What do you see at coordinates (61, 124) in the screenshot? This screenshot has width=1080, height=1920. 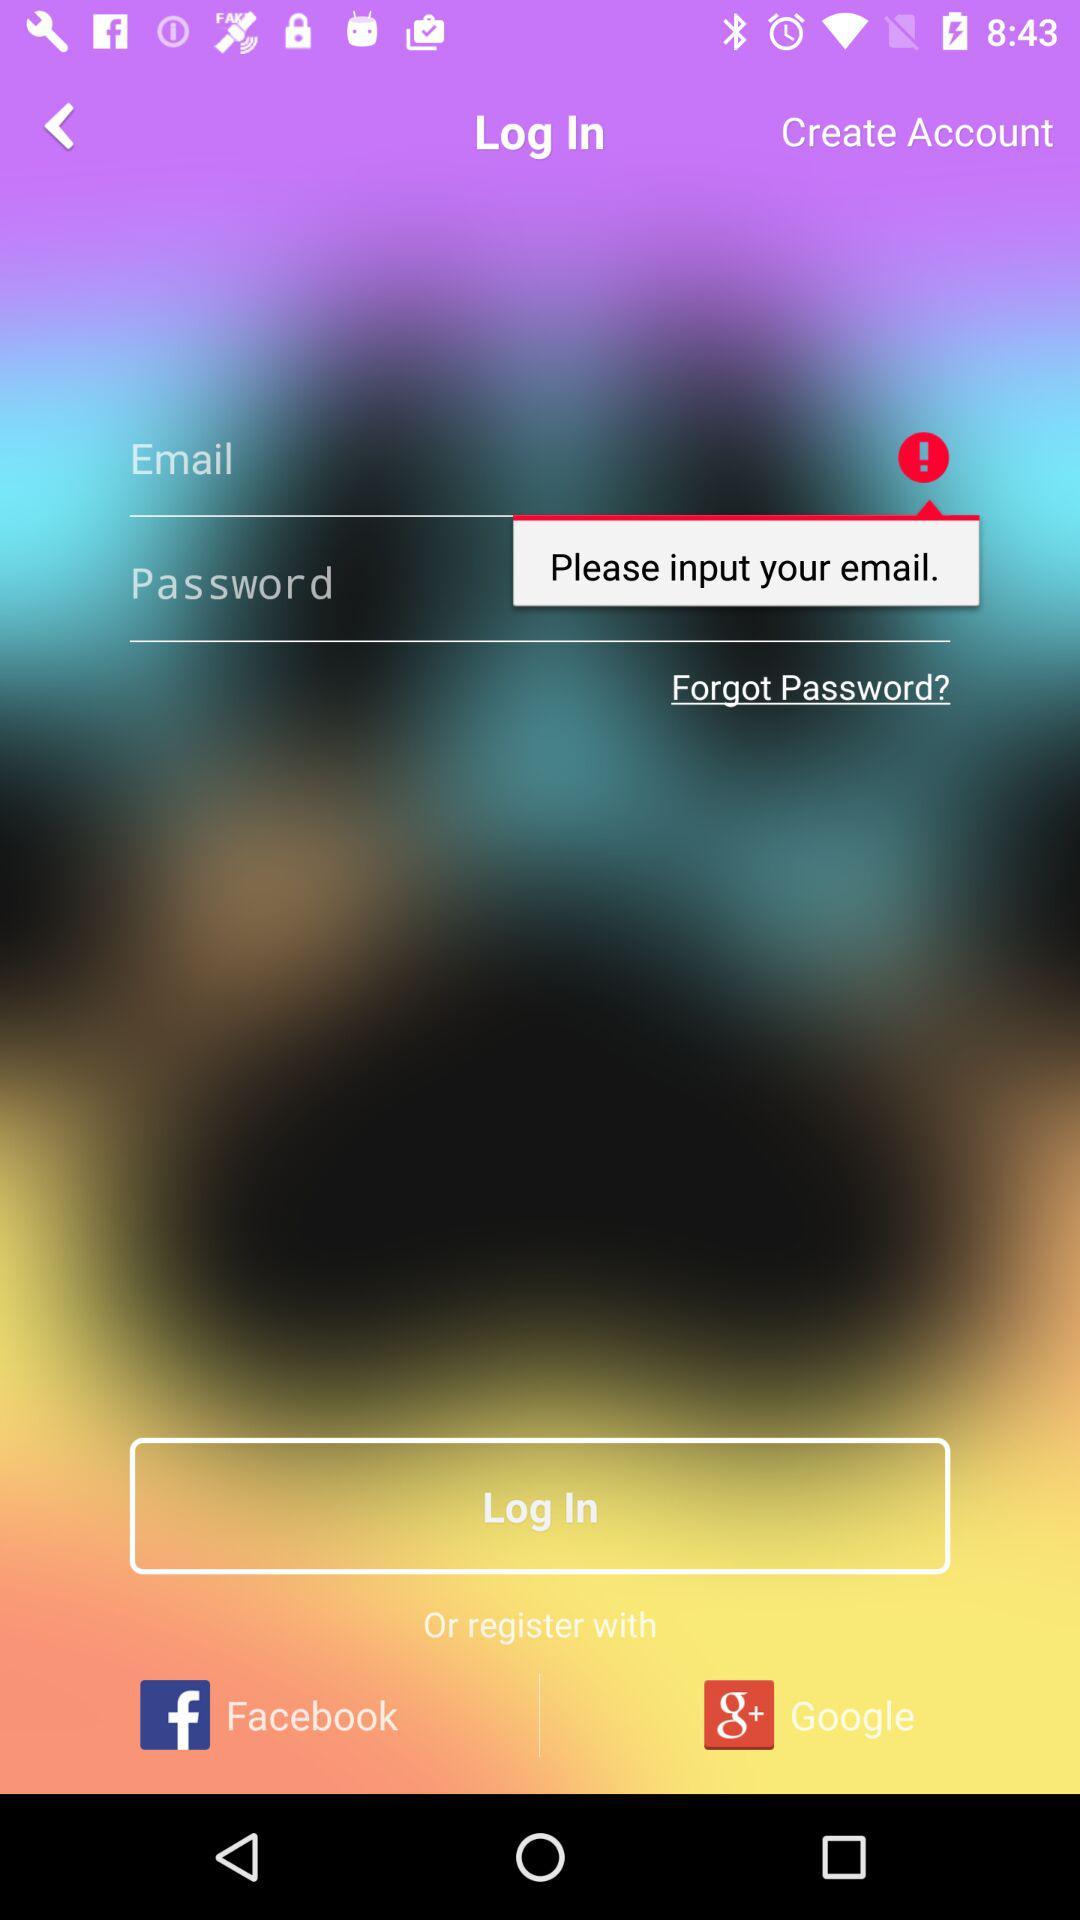 I see `previous` at bounding box center [61, 124].